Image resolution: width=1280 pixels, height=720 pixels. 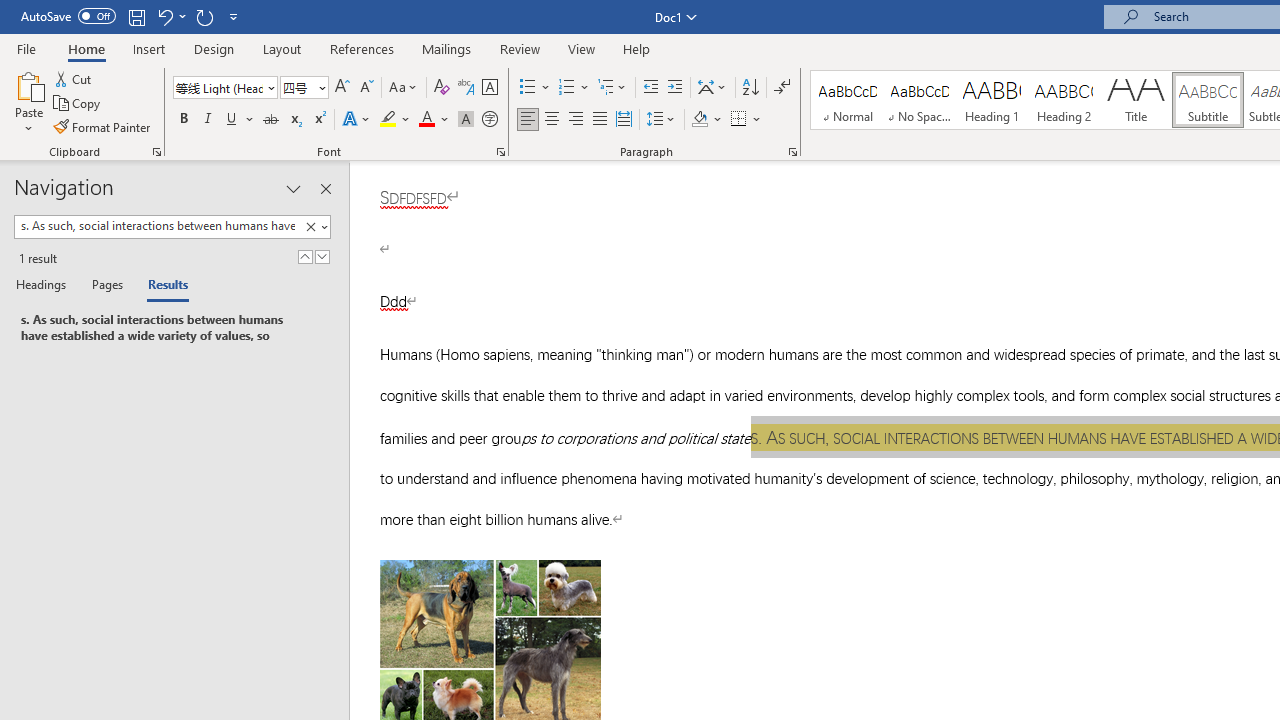 I want to click on 'Character Border', so click(x=489, y=86).